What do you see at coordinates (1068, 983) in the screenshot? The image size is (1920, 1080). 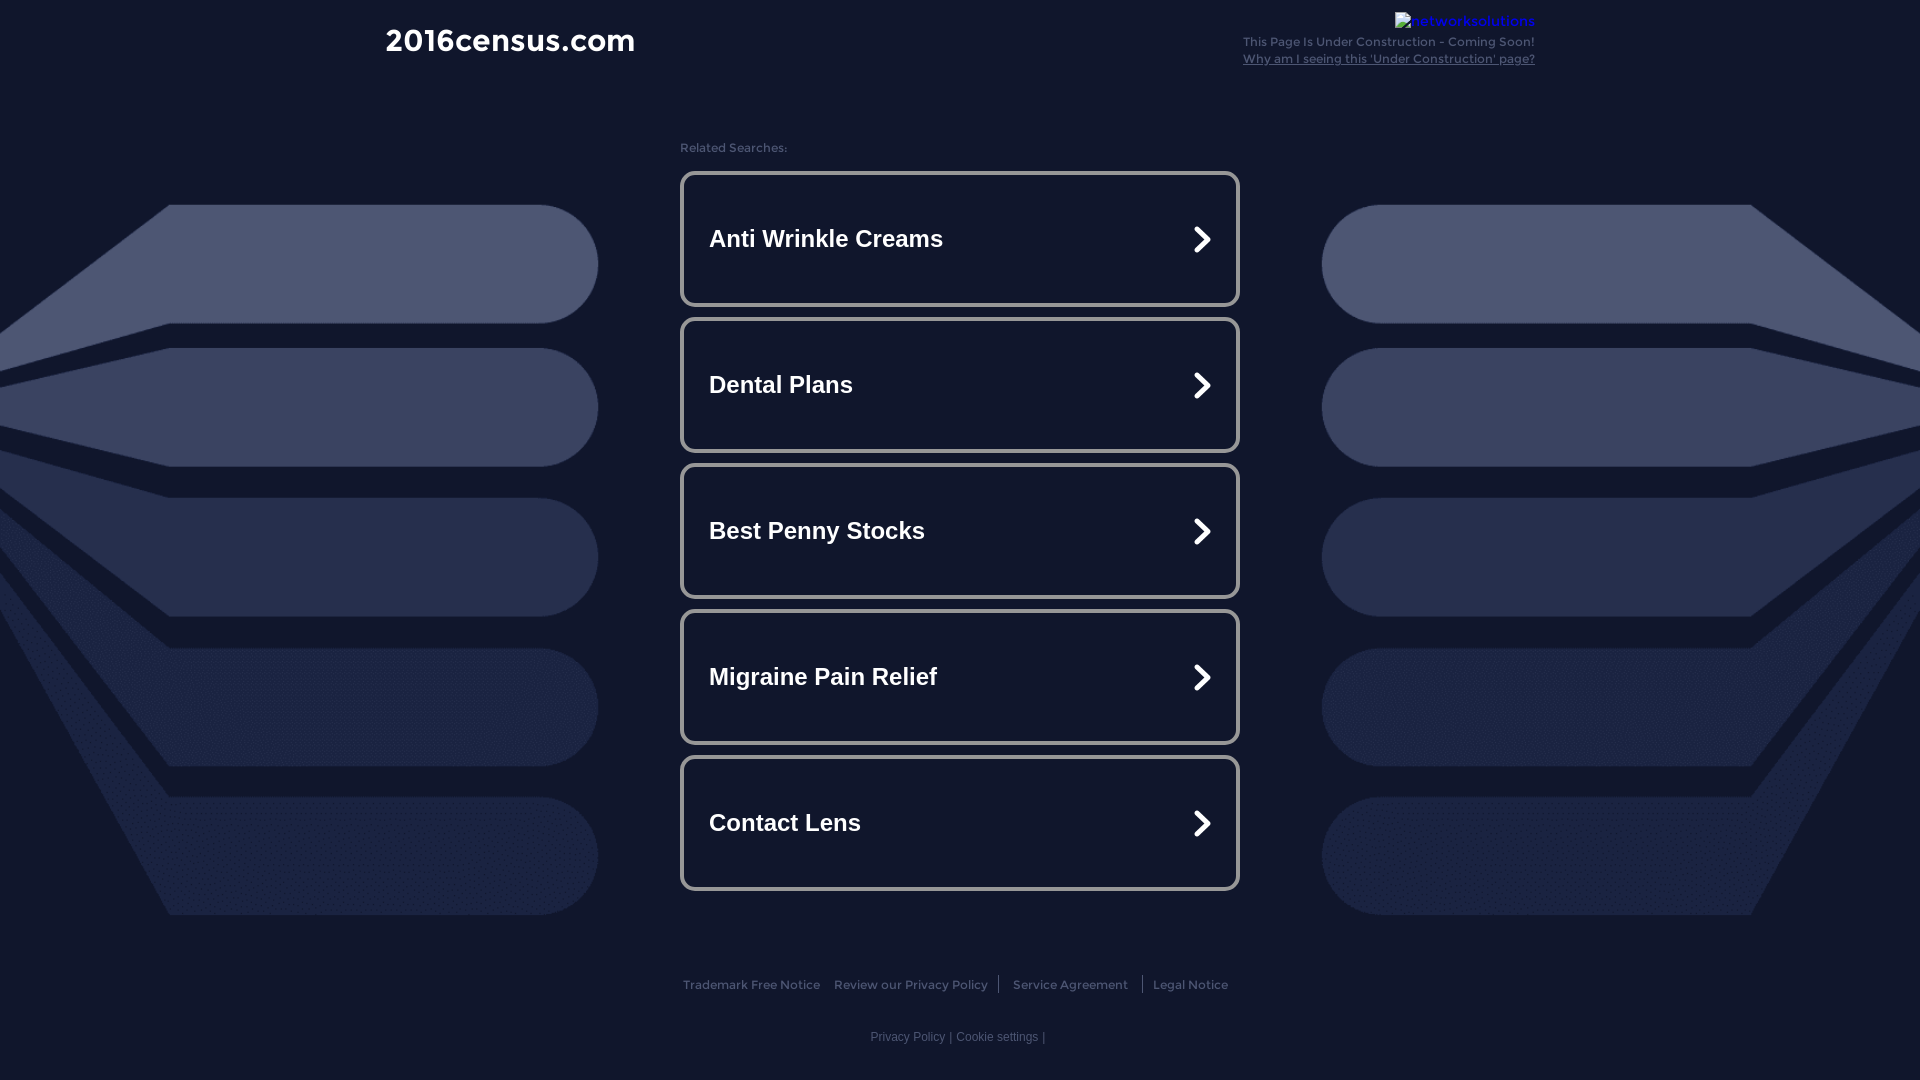 I see `'Service Agreement'` at bounding box center [1068, 983].